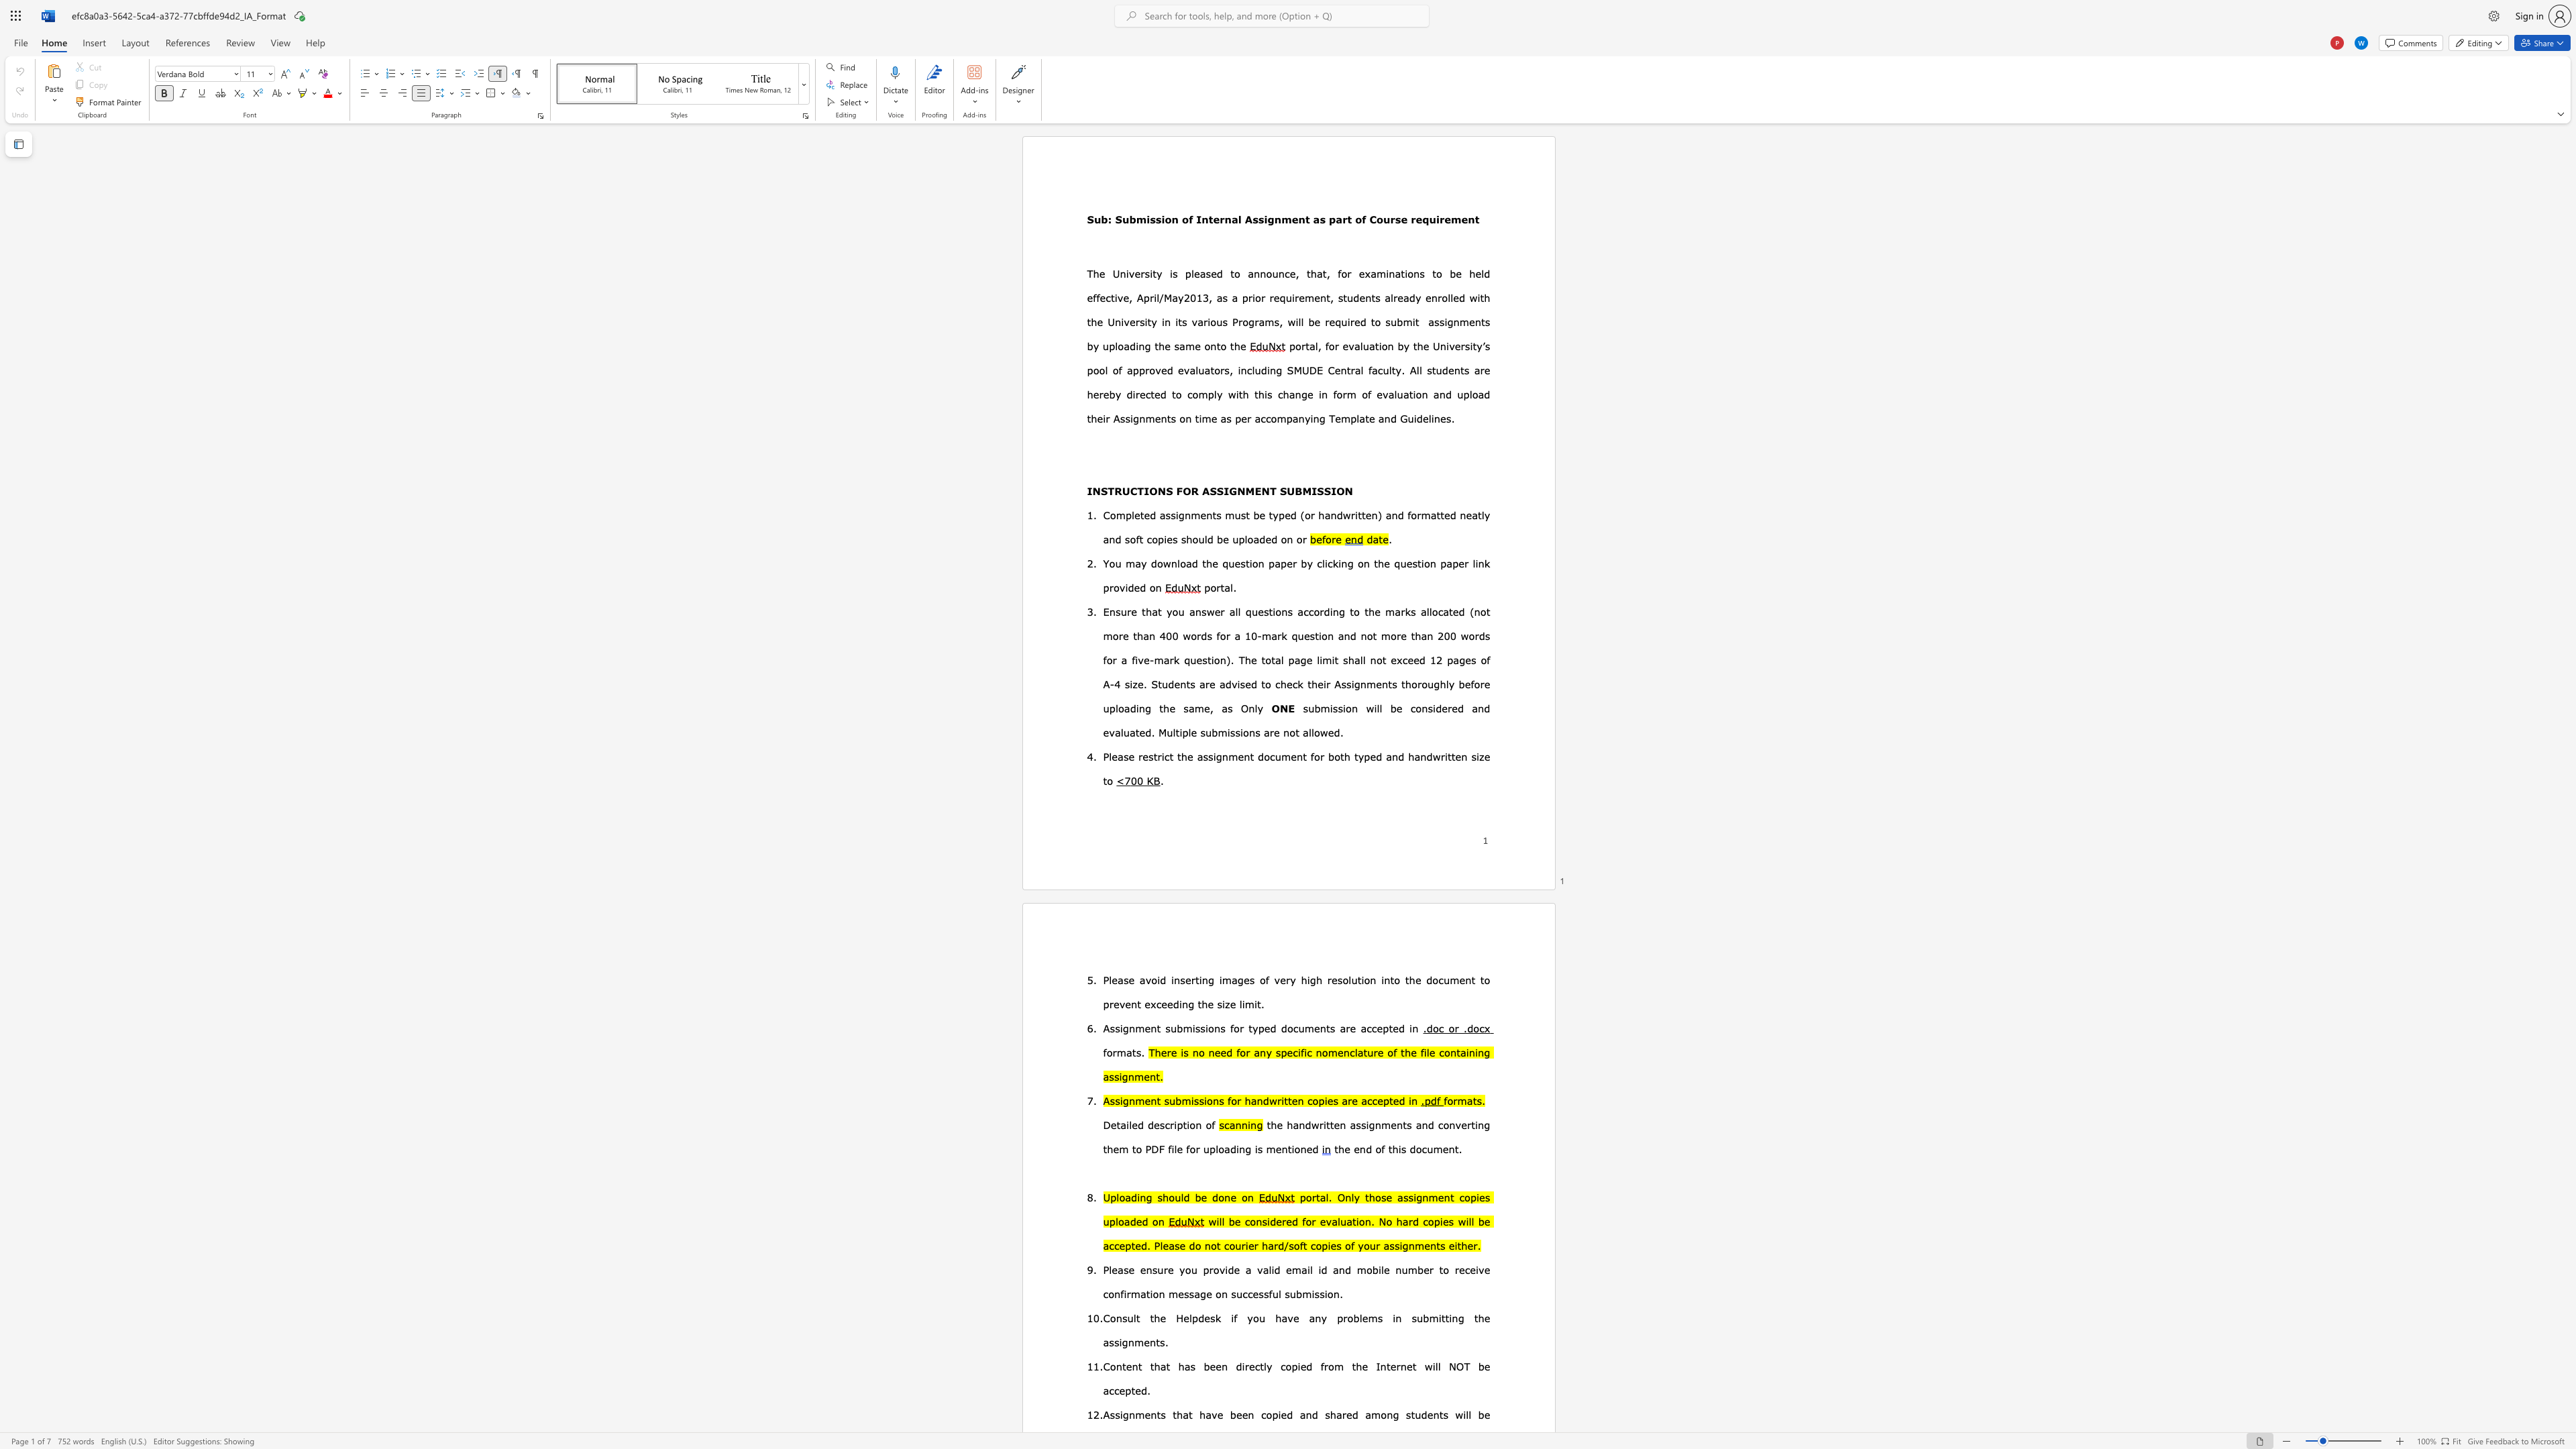  Describe the element at coordinates (1448, 1148) in the screenshot. I see `the subset text "nt." within the text "the end of this document."` at that location.